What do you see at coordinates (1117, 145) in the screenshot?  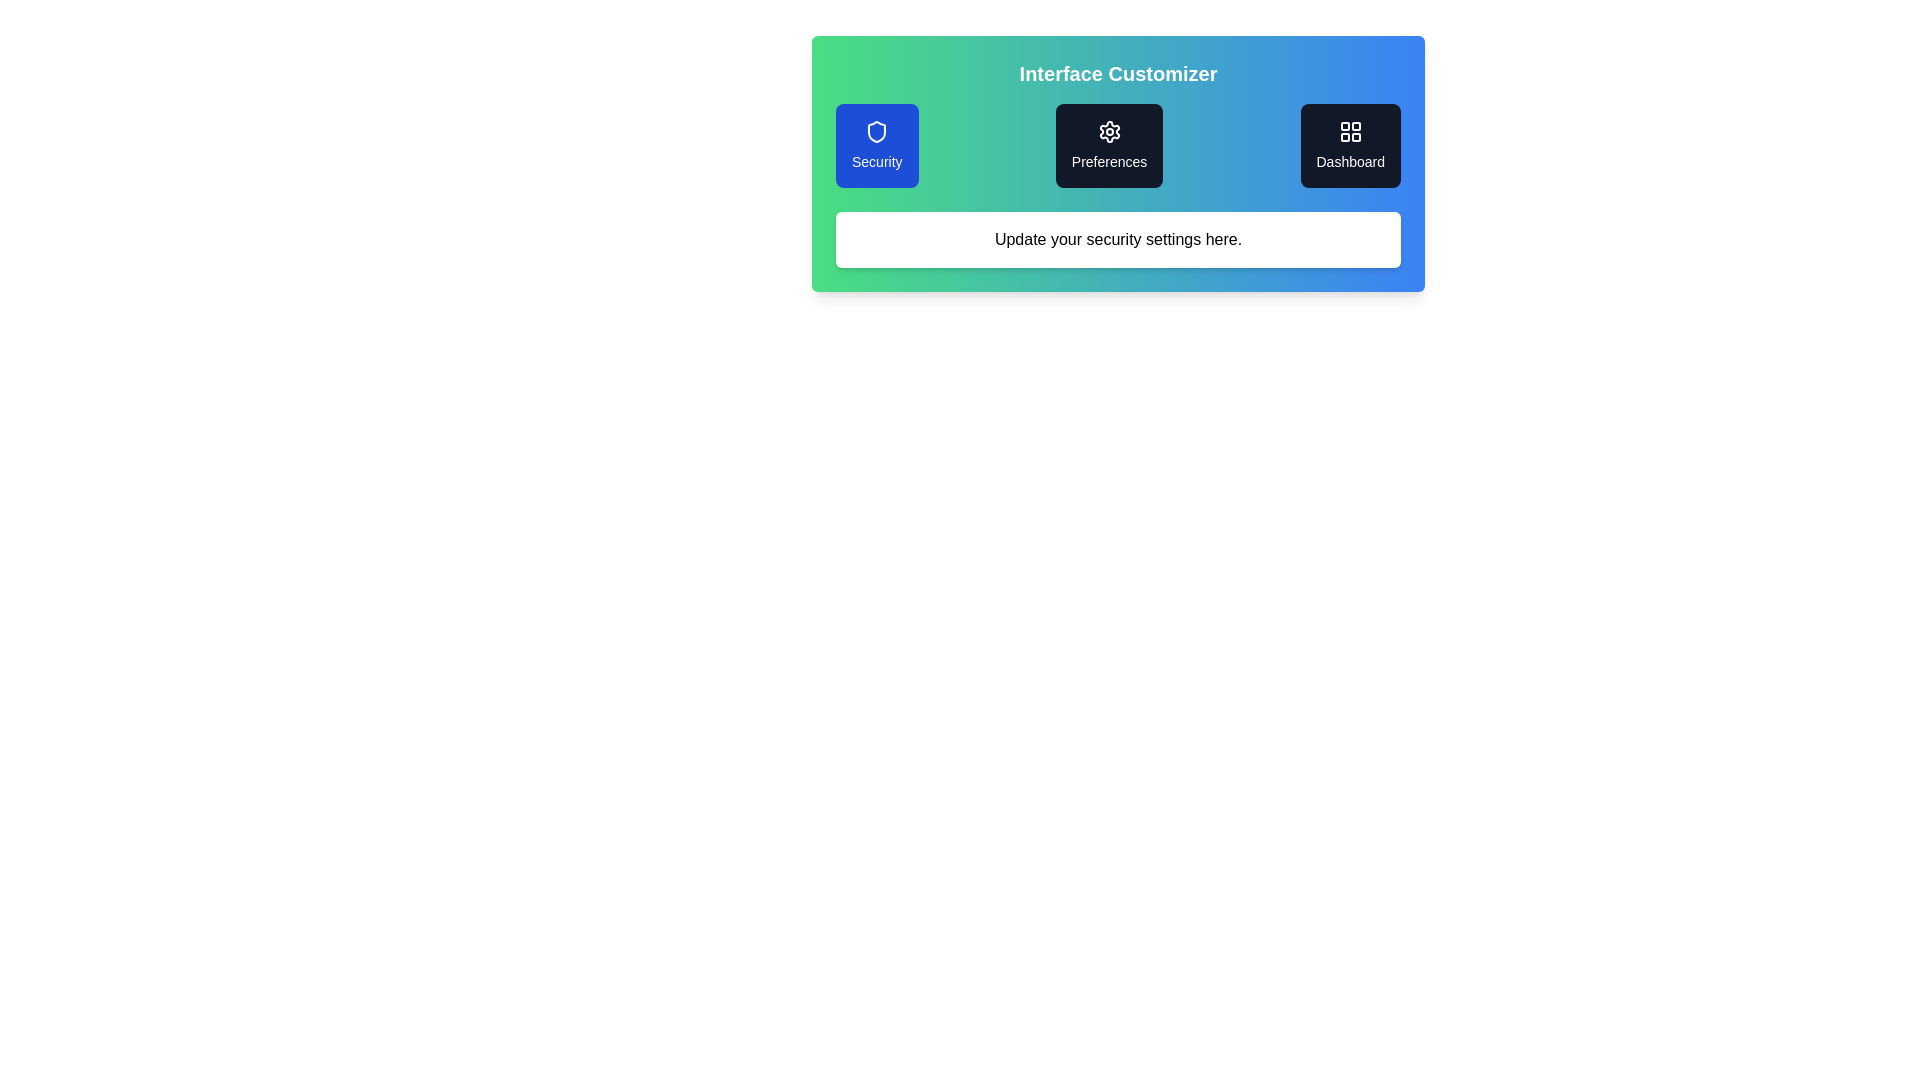 I see `the 'Preferences' button` at bounding box center [1117, 145].